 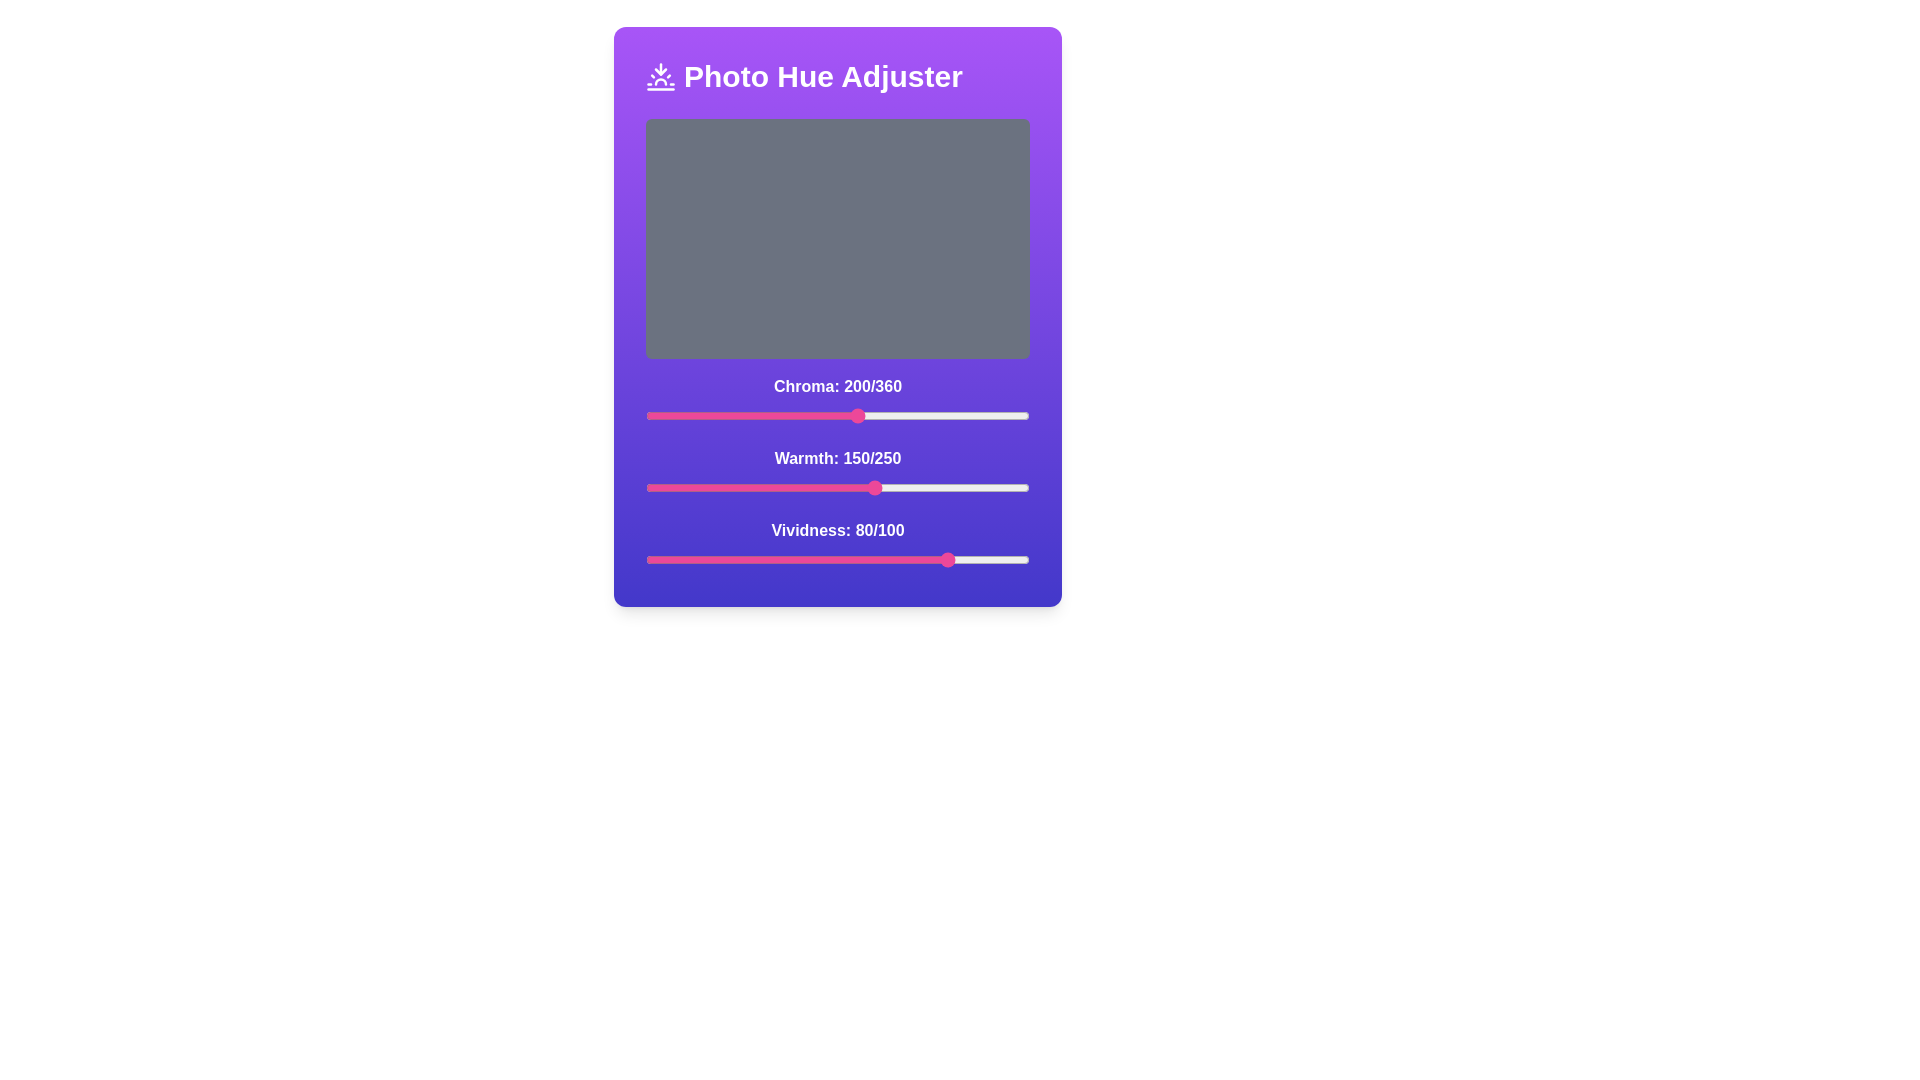 I want to click on the warmth slider to 233 value, so click(x=1003, y=488).